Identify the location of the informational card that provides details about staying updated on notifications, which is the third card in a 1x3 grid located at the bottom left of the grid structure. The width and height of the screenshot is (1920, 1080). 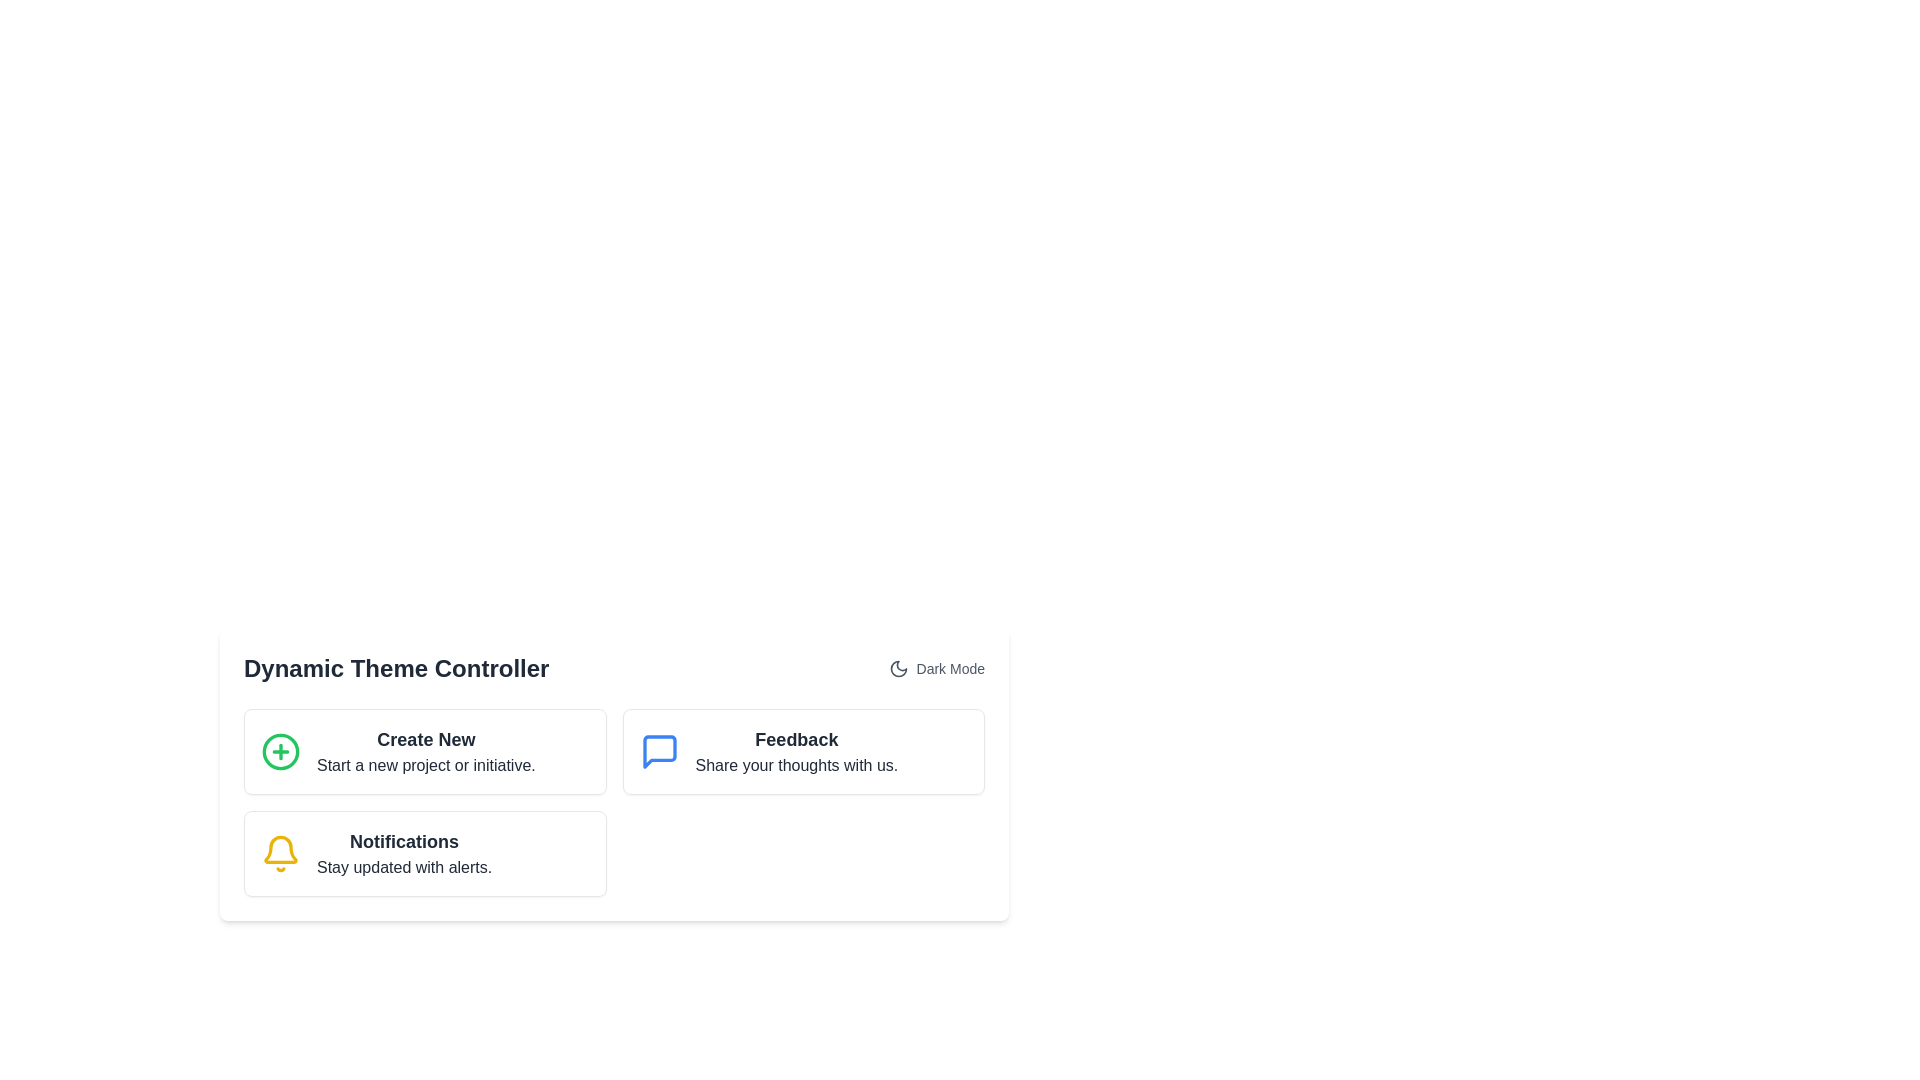
(424, 853).